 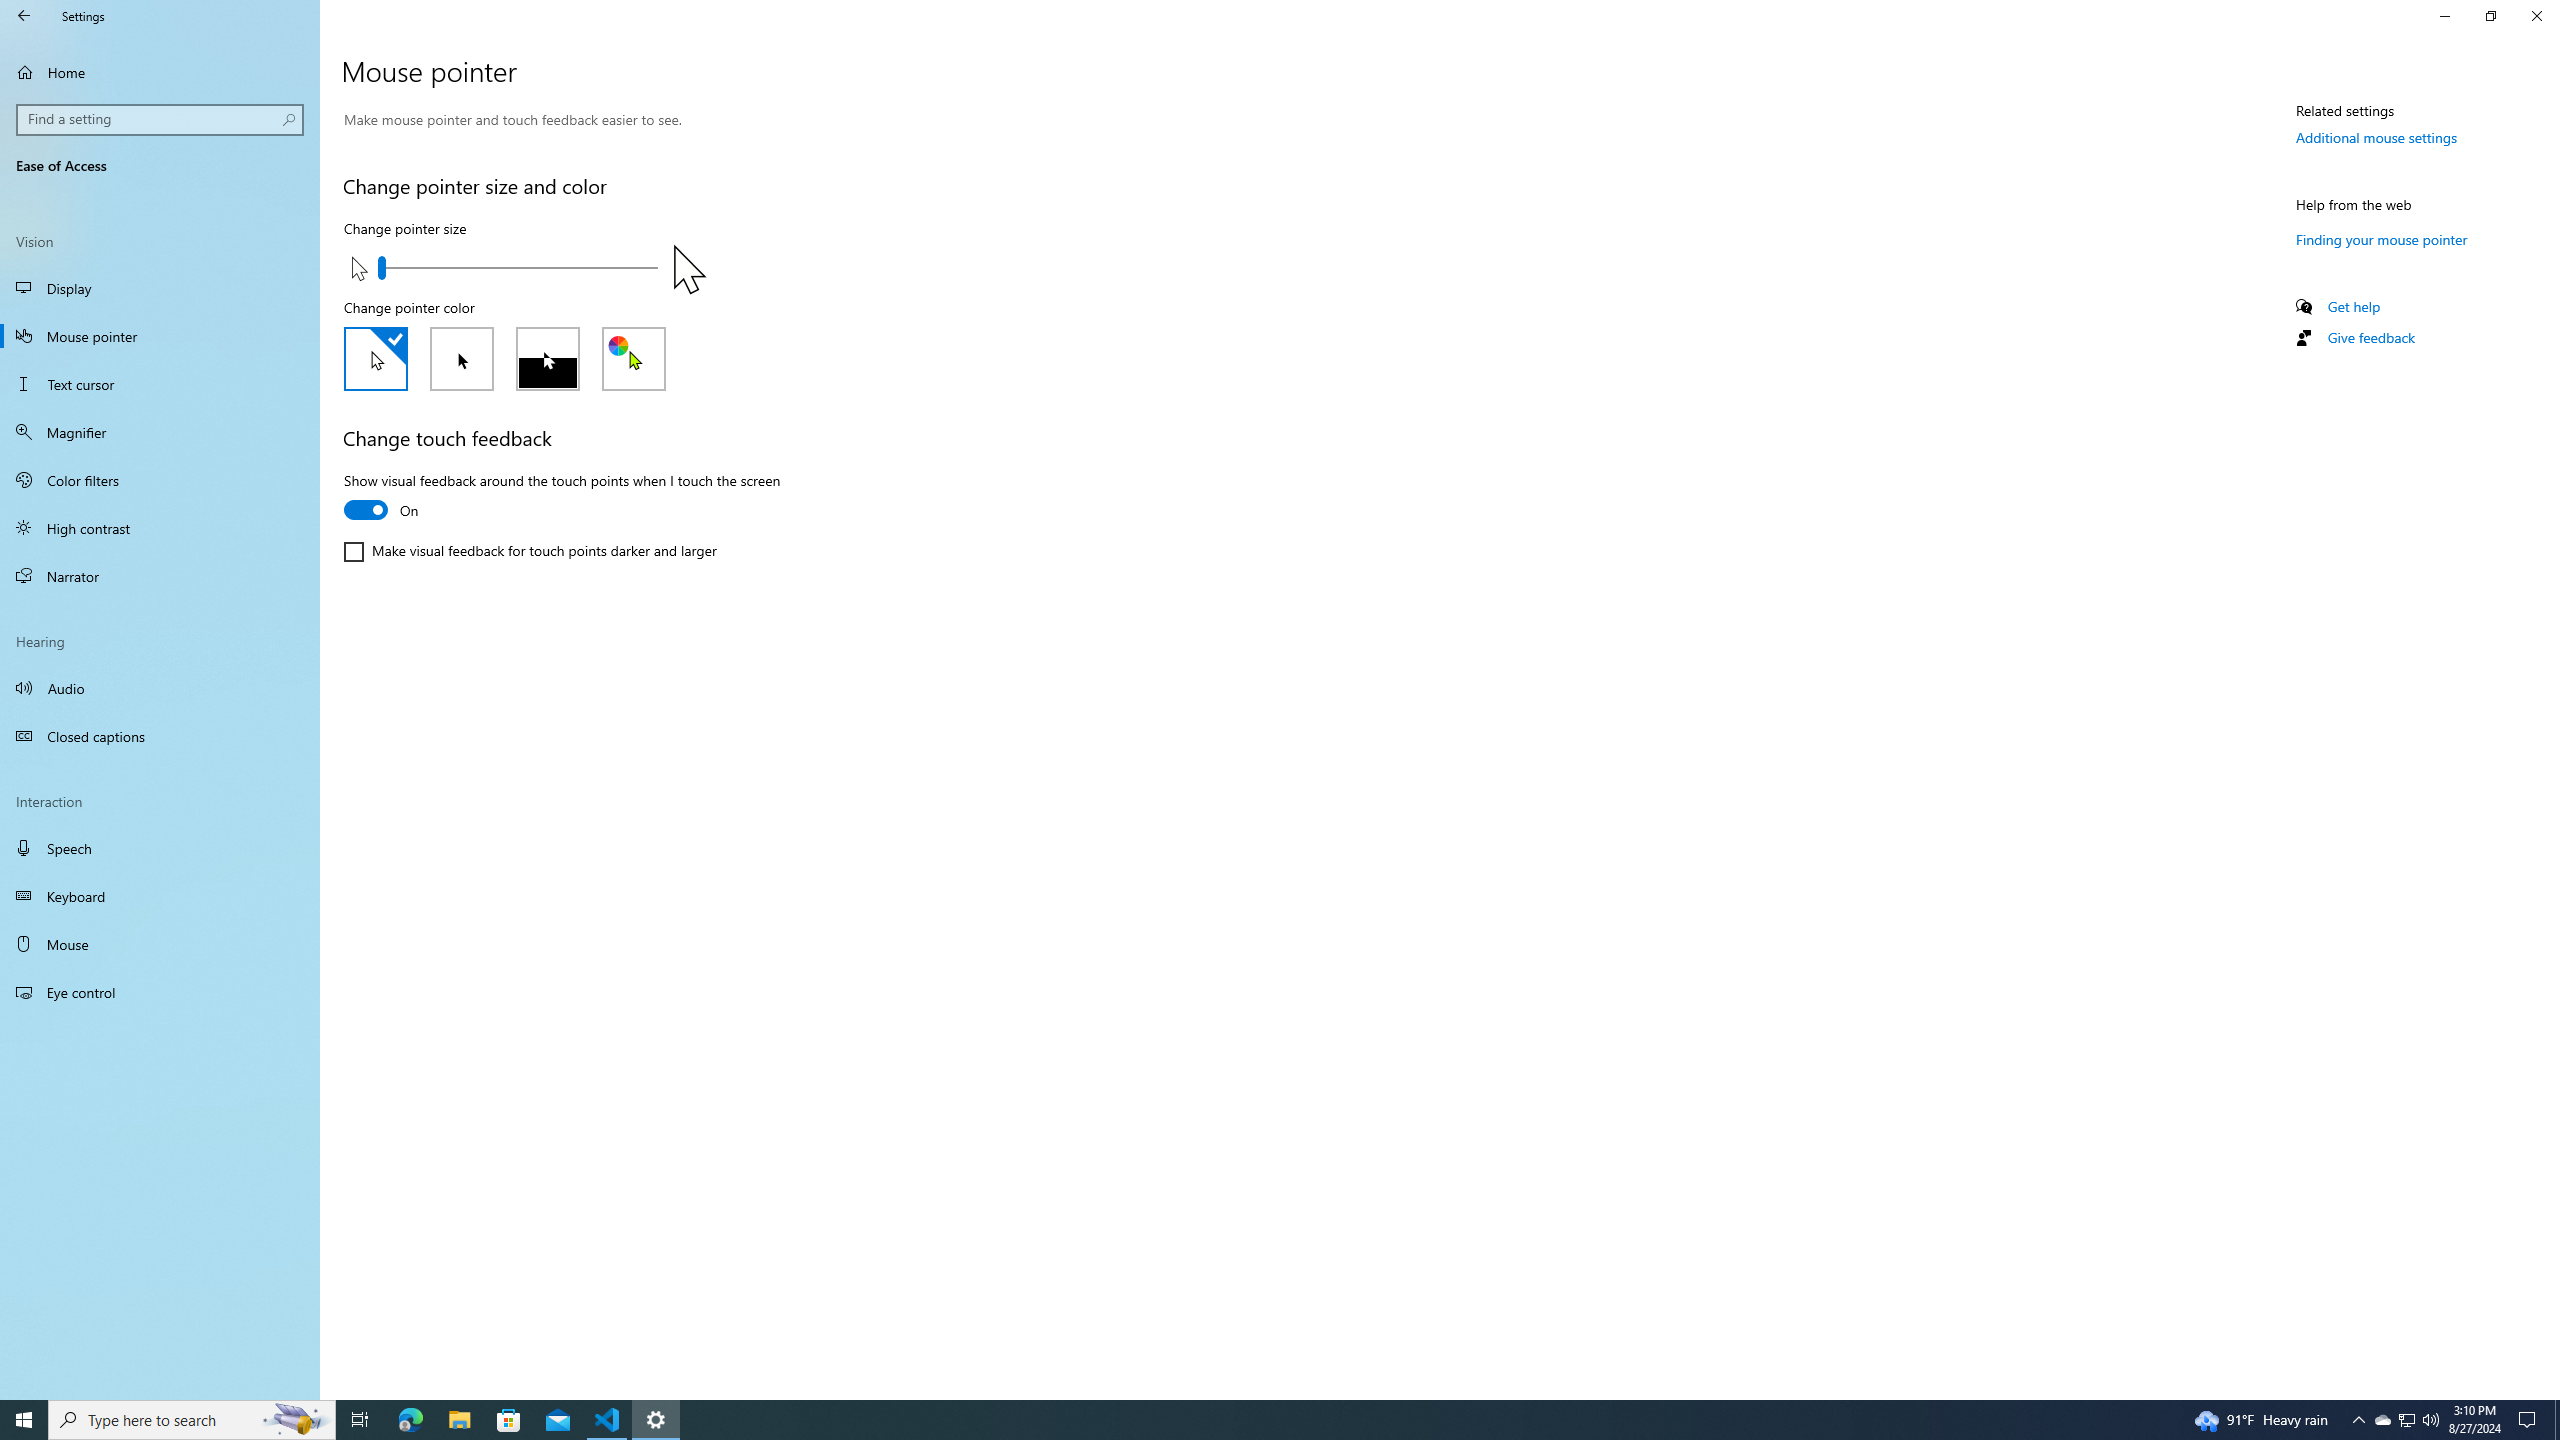 I want to click on 'Restore Settings', so click(x=2490, y=15).